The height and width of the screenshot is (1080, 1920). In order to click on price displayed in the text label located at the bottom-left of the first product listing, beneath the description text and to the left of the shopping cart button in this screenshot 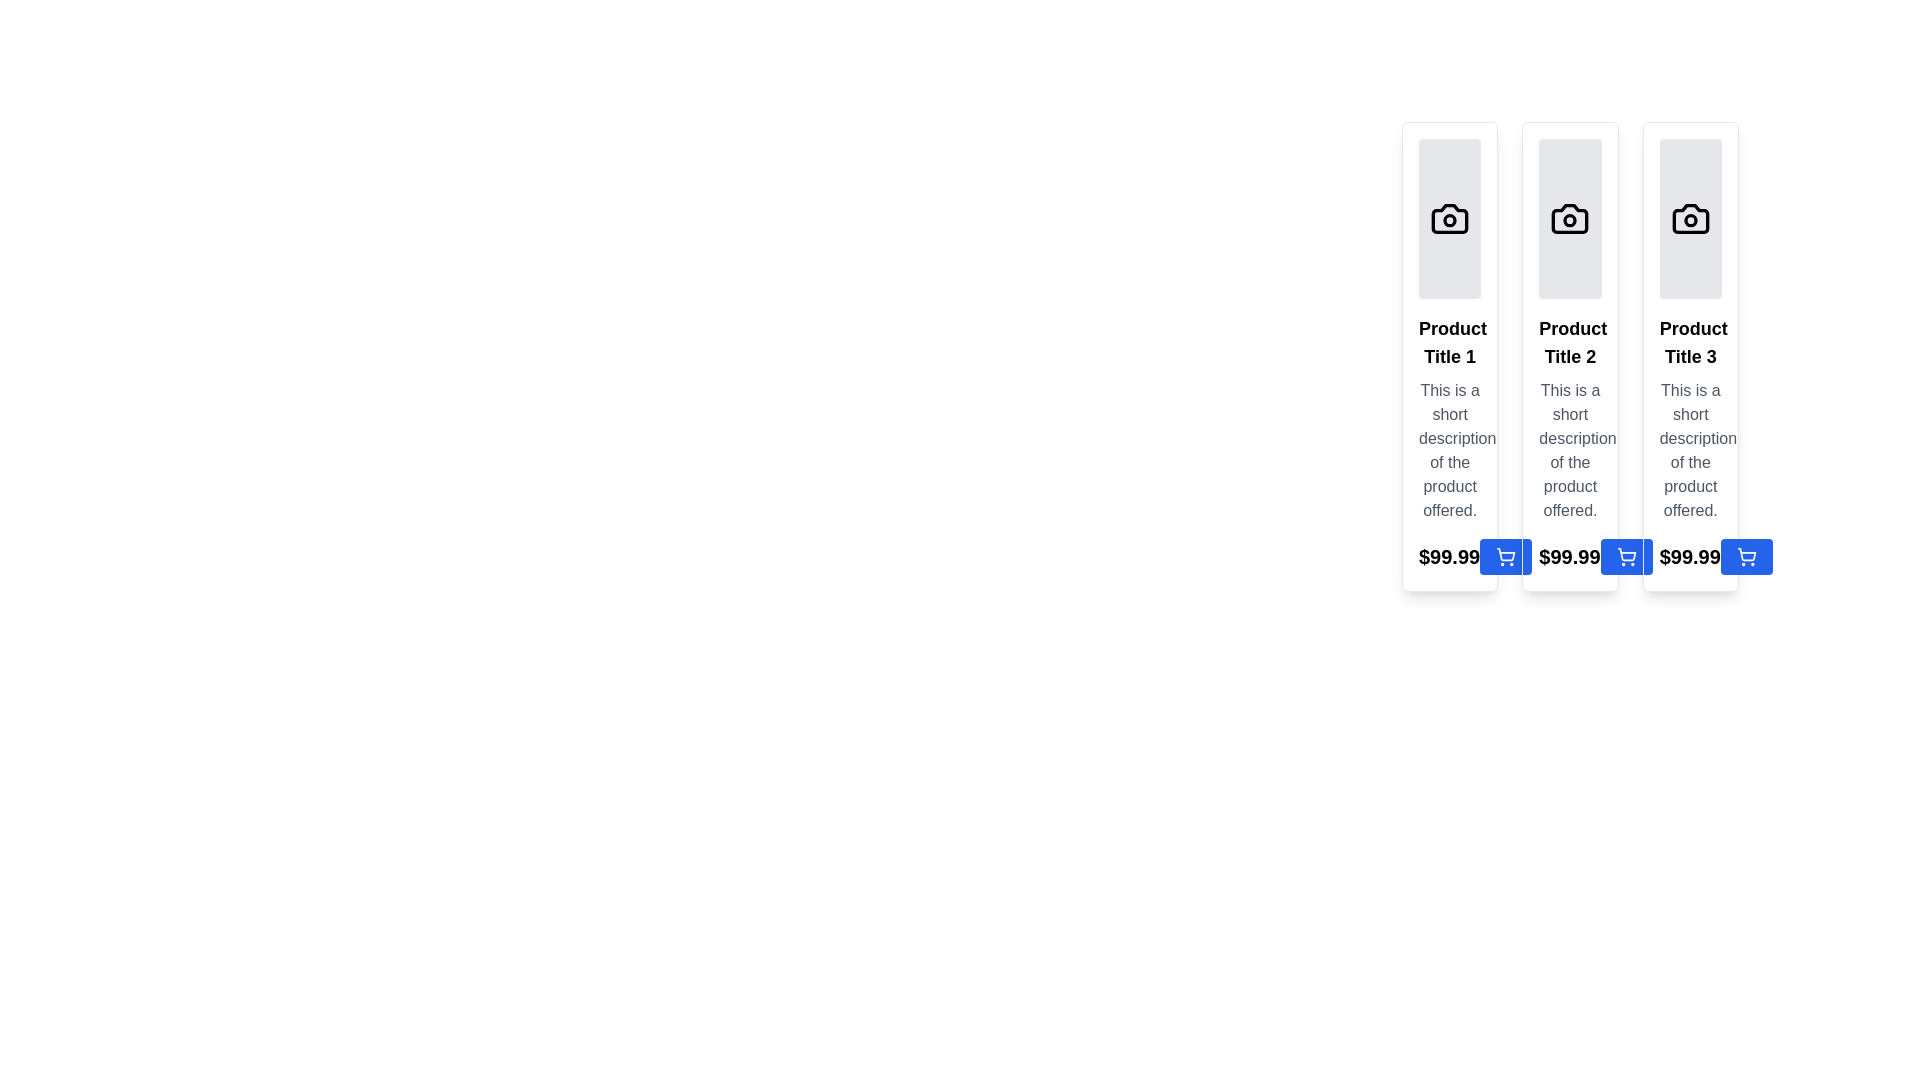, I will do `click(1450, 556)`.